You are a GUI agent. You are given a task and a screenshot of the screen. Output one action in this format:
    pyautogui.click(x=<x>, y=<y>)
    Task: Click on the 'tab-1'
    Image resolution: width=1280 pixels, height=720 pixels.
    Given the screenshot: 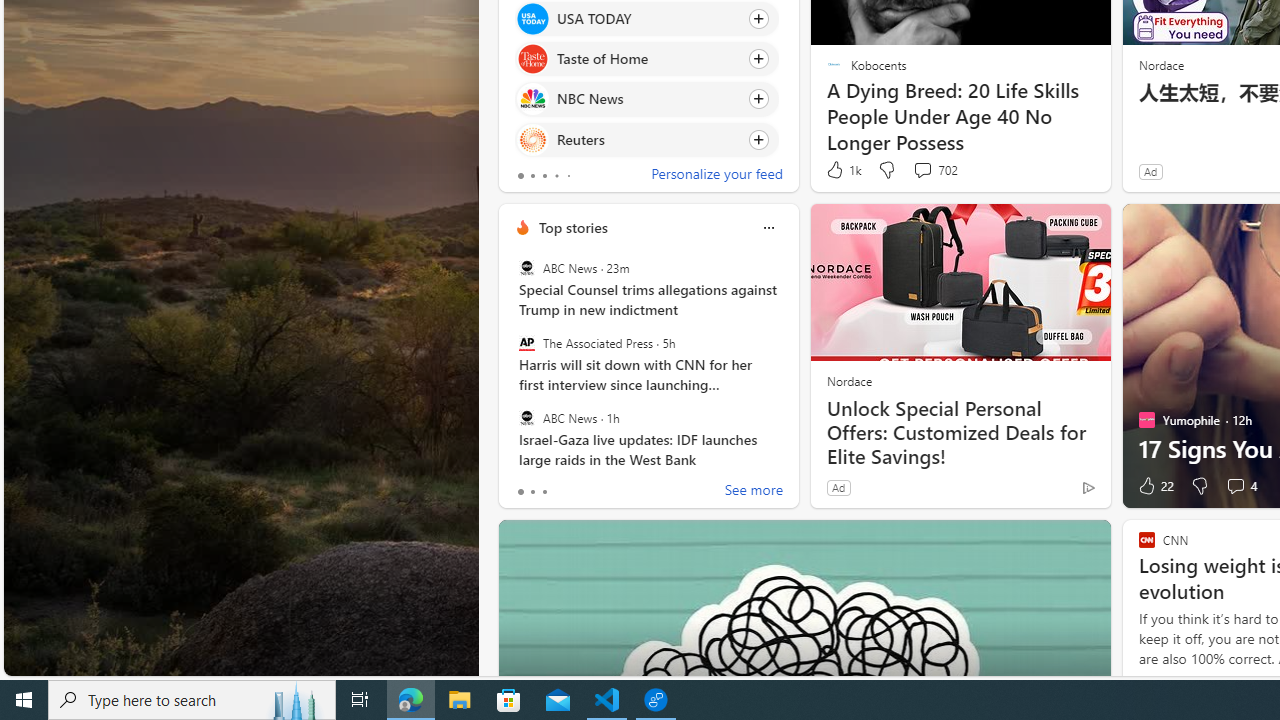 What is the action you would take?
    pyautogui.click(x=532, y=492)
    